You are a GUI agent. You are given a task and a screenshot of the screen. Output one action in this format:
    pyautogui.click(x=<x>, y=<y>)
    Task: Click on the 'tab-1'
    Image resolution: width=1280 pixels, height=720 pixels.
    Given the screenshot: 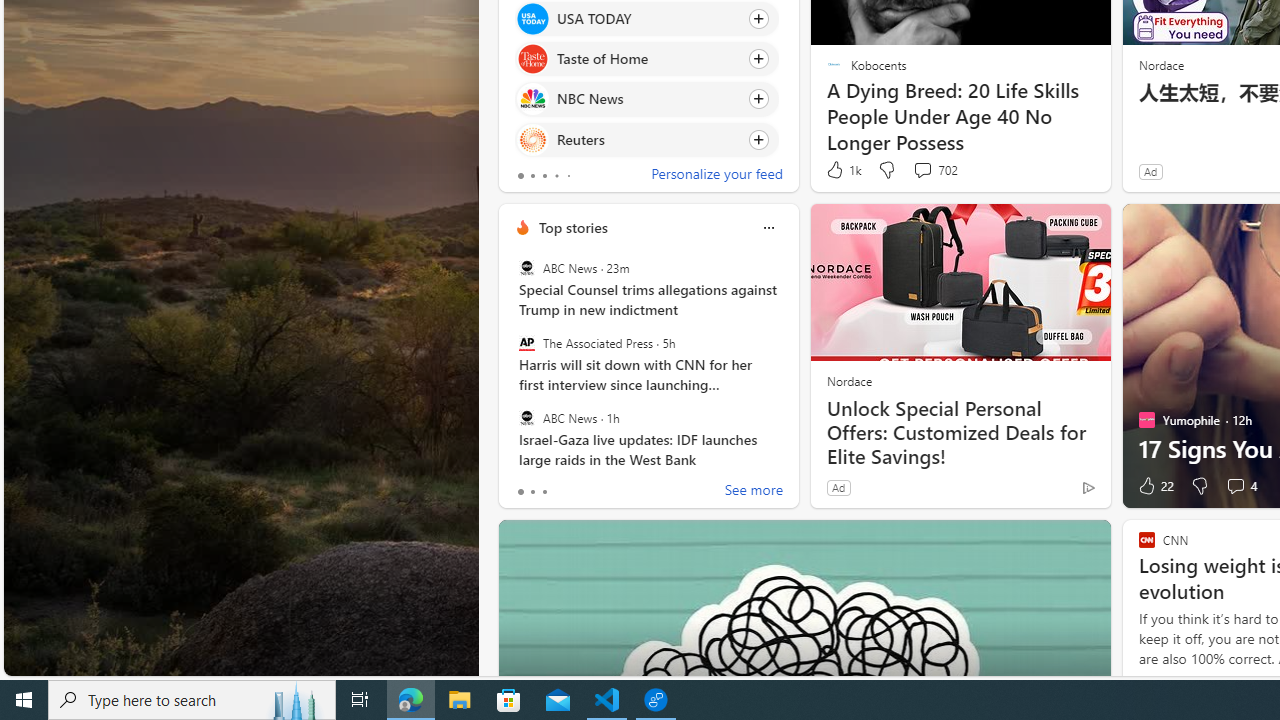 What is the action you would take?
    pyautogui.click(x=532, y=492)
    